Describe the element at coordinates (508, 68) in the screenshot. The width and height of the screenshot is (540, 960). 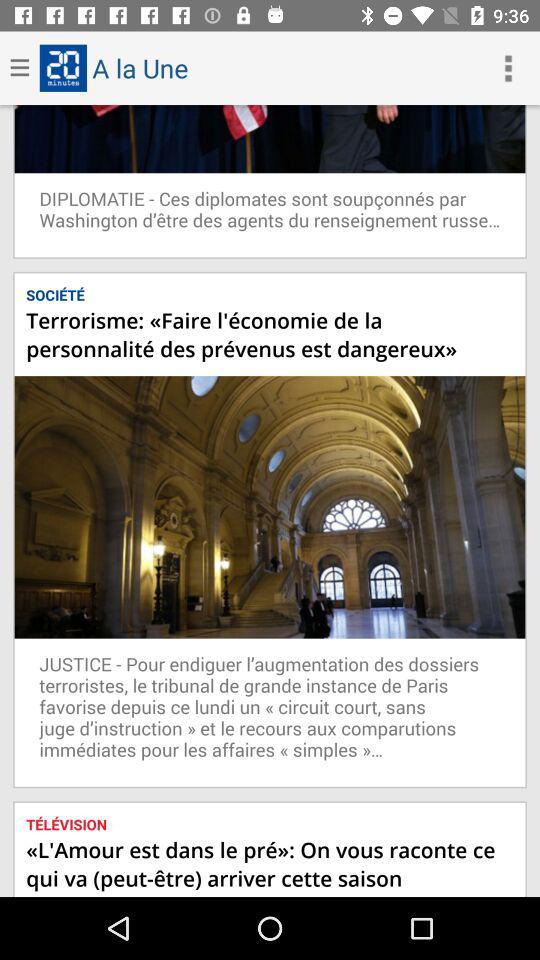
I see `the item at the top right corner` at that location.